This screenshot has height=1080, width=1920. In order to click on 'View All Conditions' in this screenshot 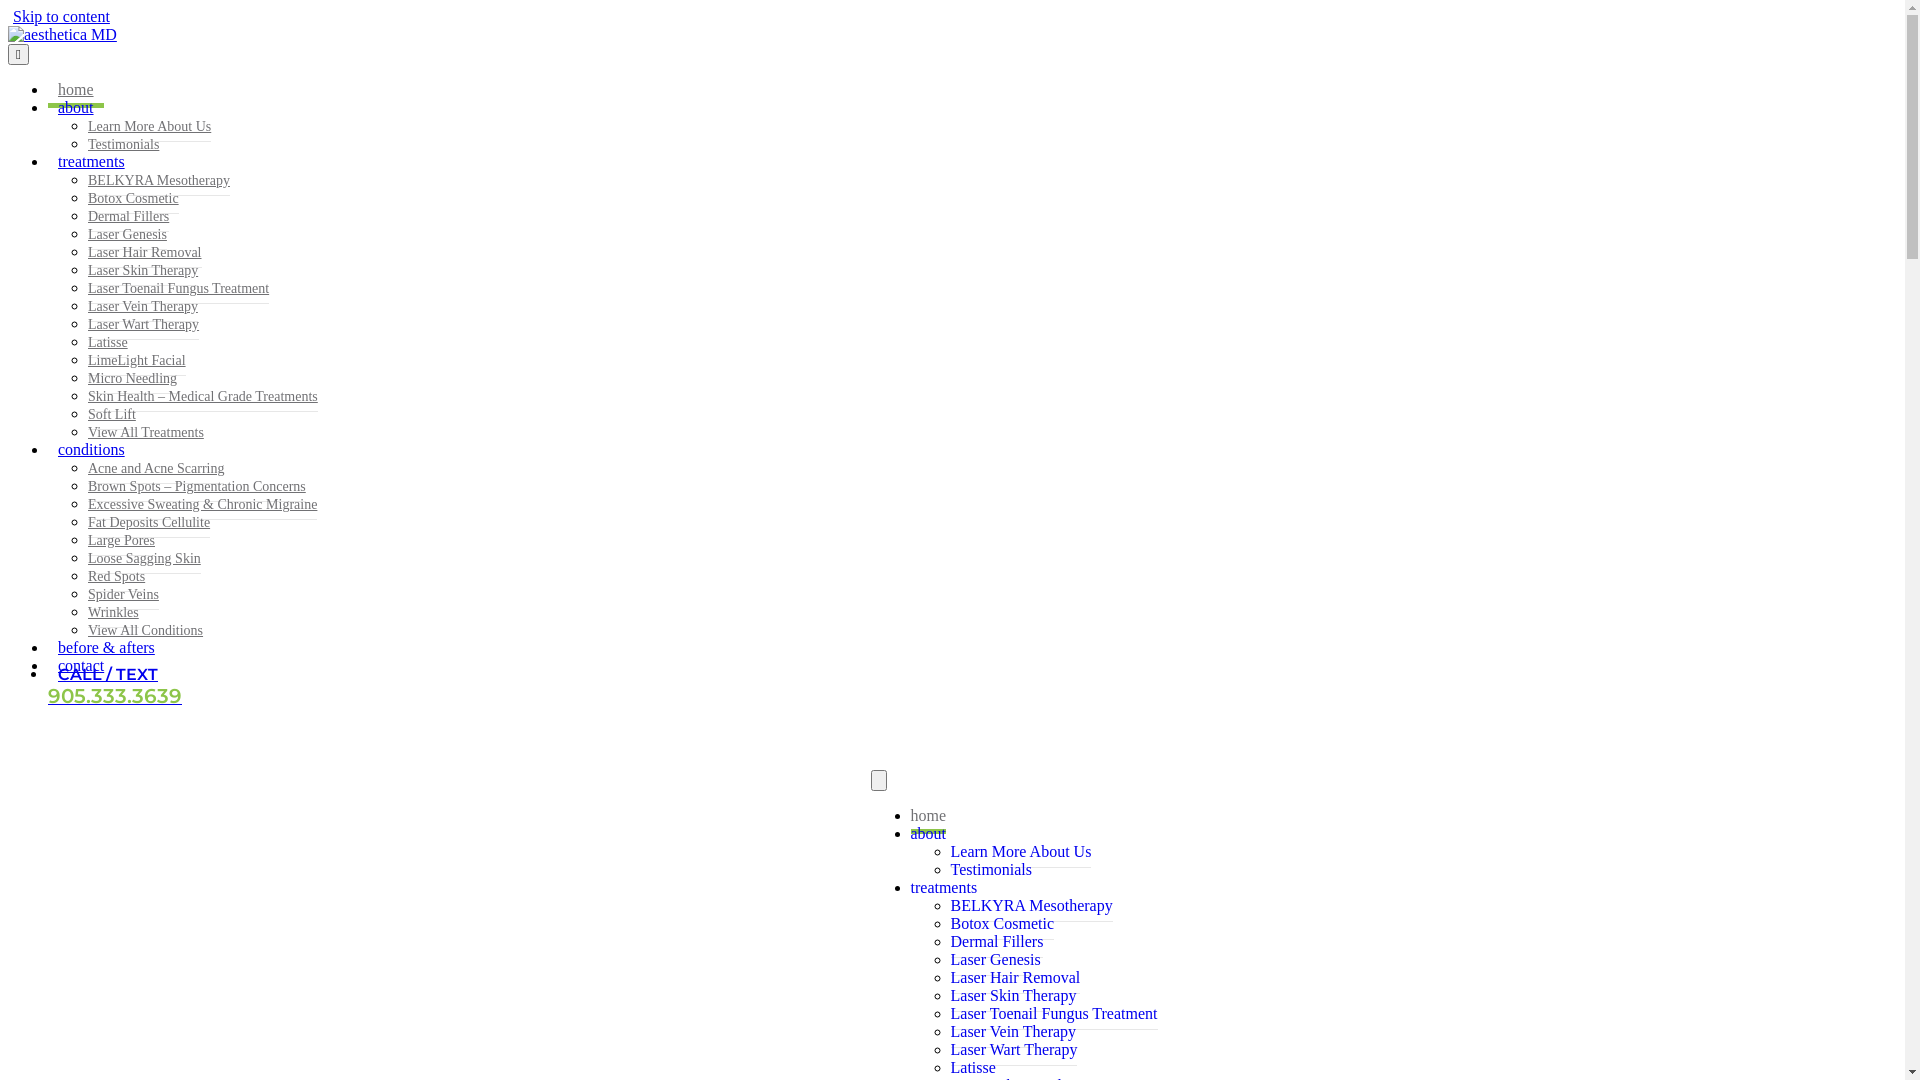, I will do `click(144, 630)`.